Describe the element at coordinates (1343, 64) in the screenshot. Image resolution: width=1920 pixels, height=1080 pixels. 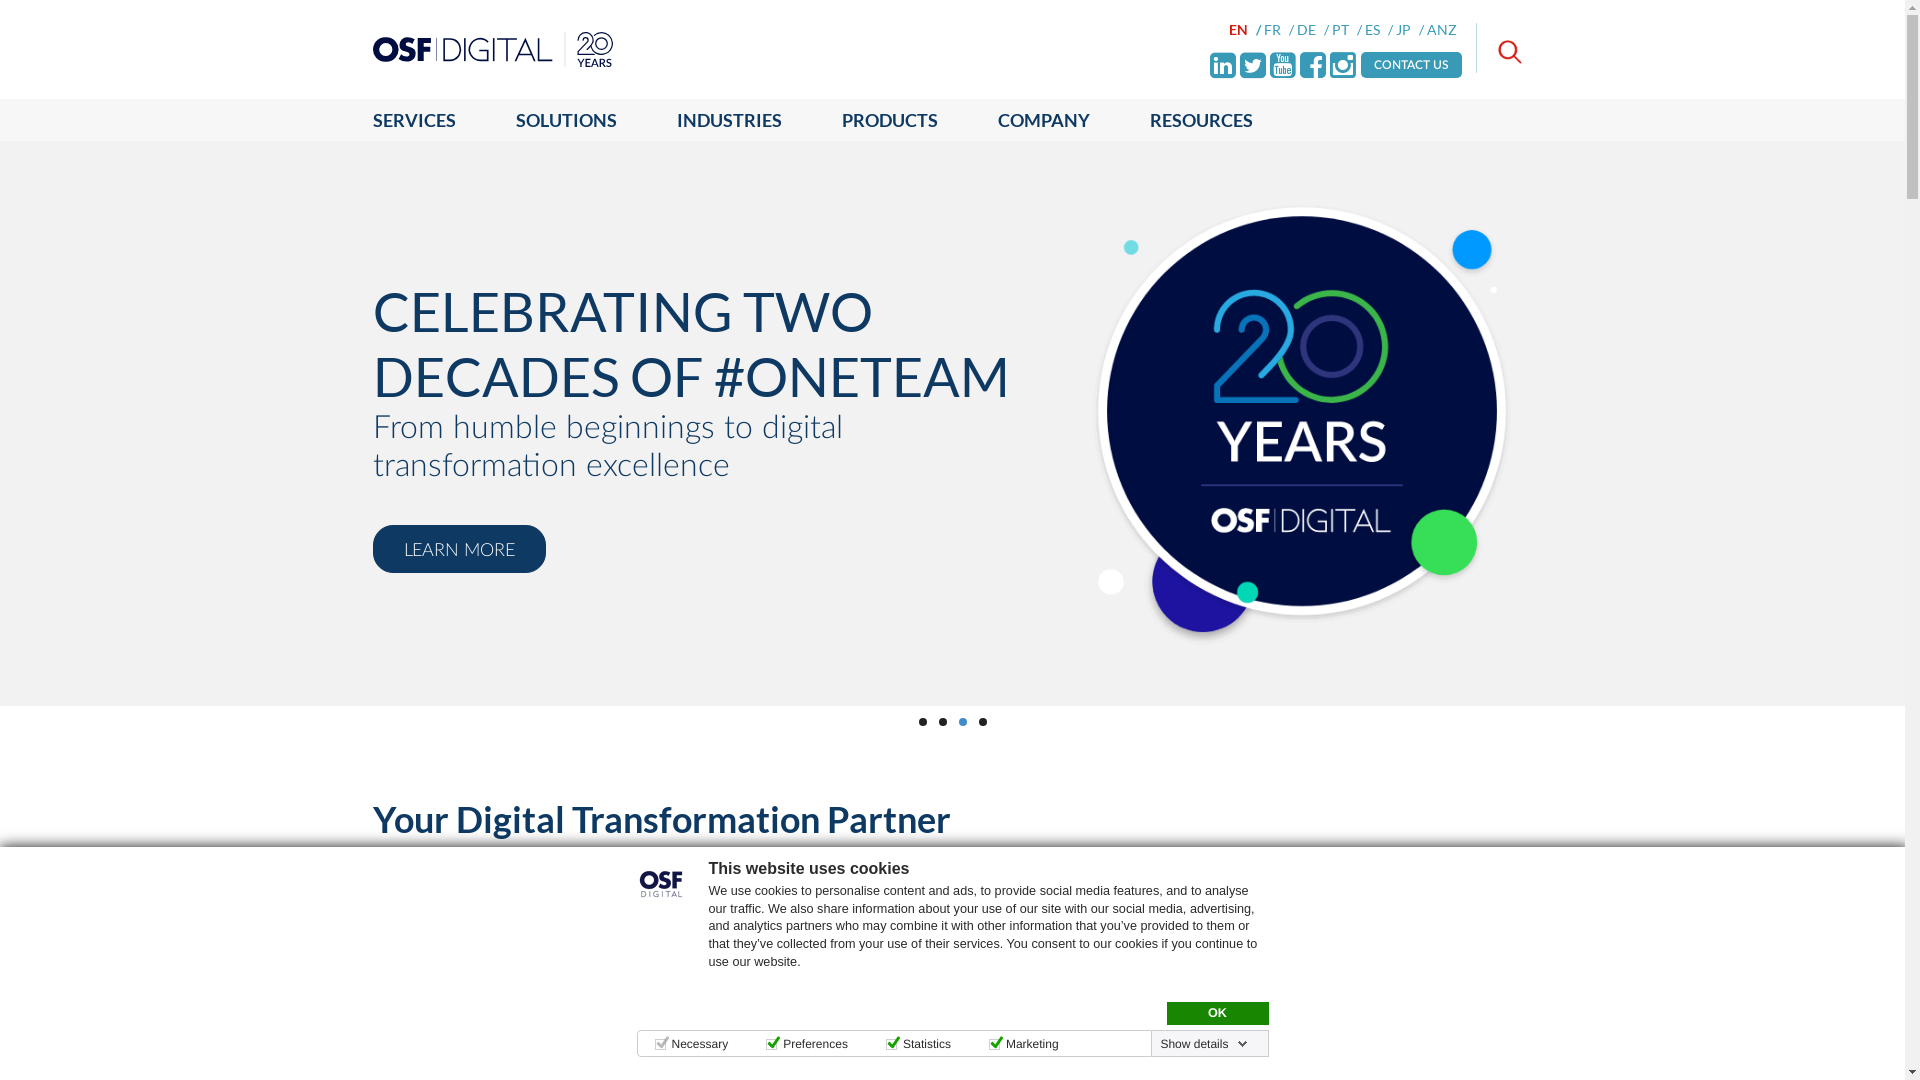
I see `'Instagram'` at that location.